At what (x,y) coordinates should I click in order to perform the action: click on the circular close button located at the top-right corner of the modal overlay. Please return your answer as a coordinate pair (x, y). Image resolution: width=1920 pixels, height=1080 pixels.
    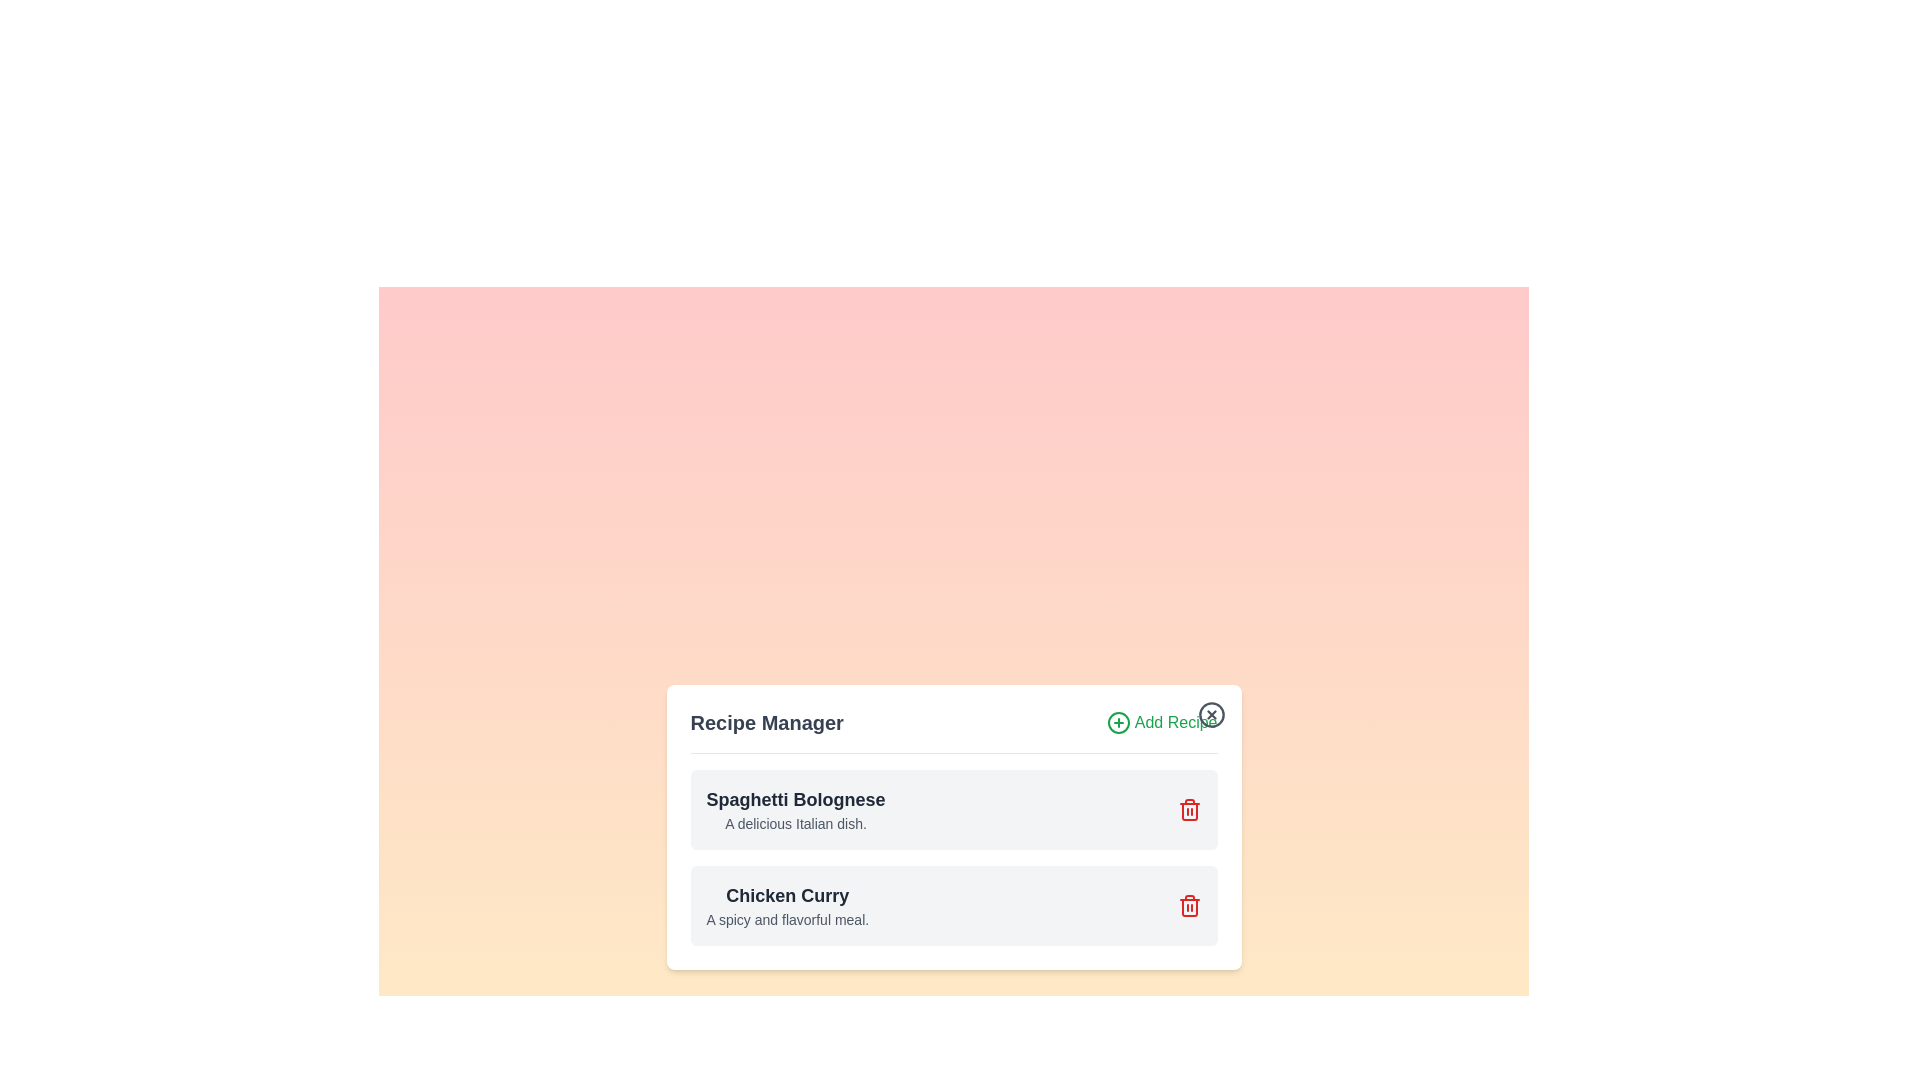
    Looking at the image, I should click on (1210, 713).